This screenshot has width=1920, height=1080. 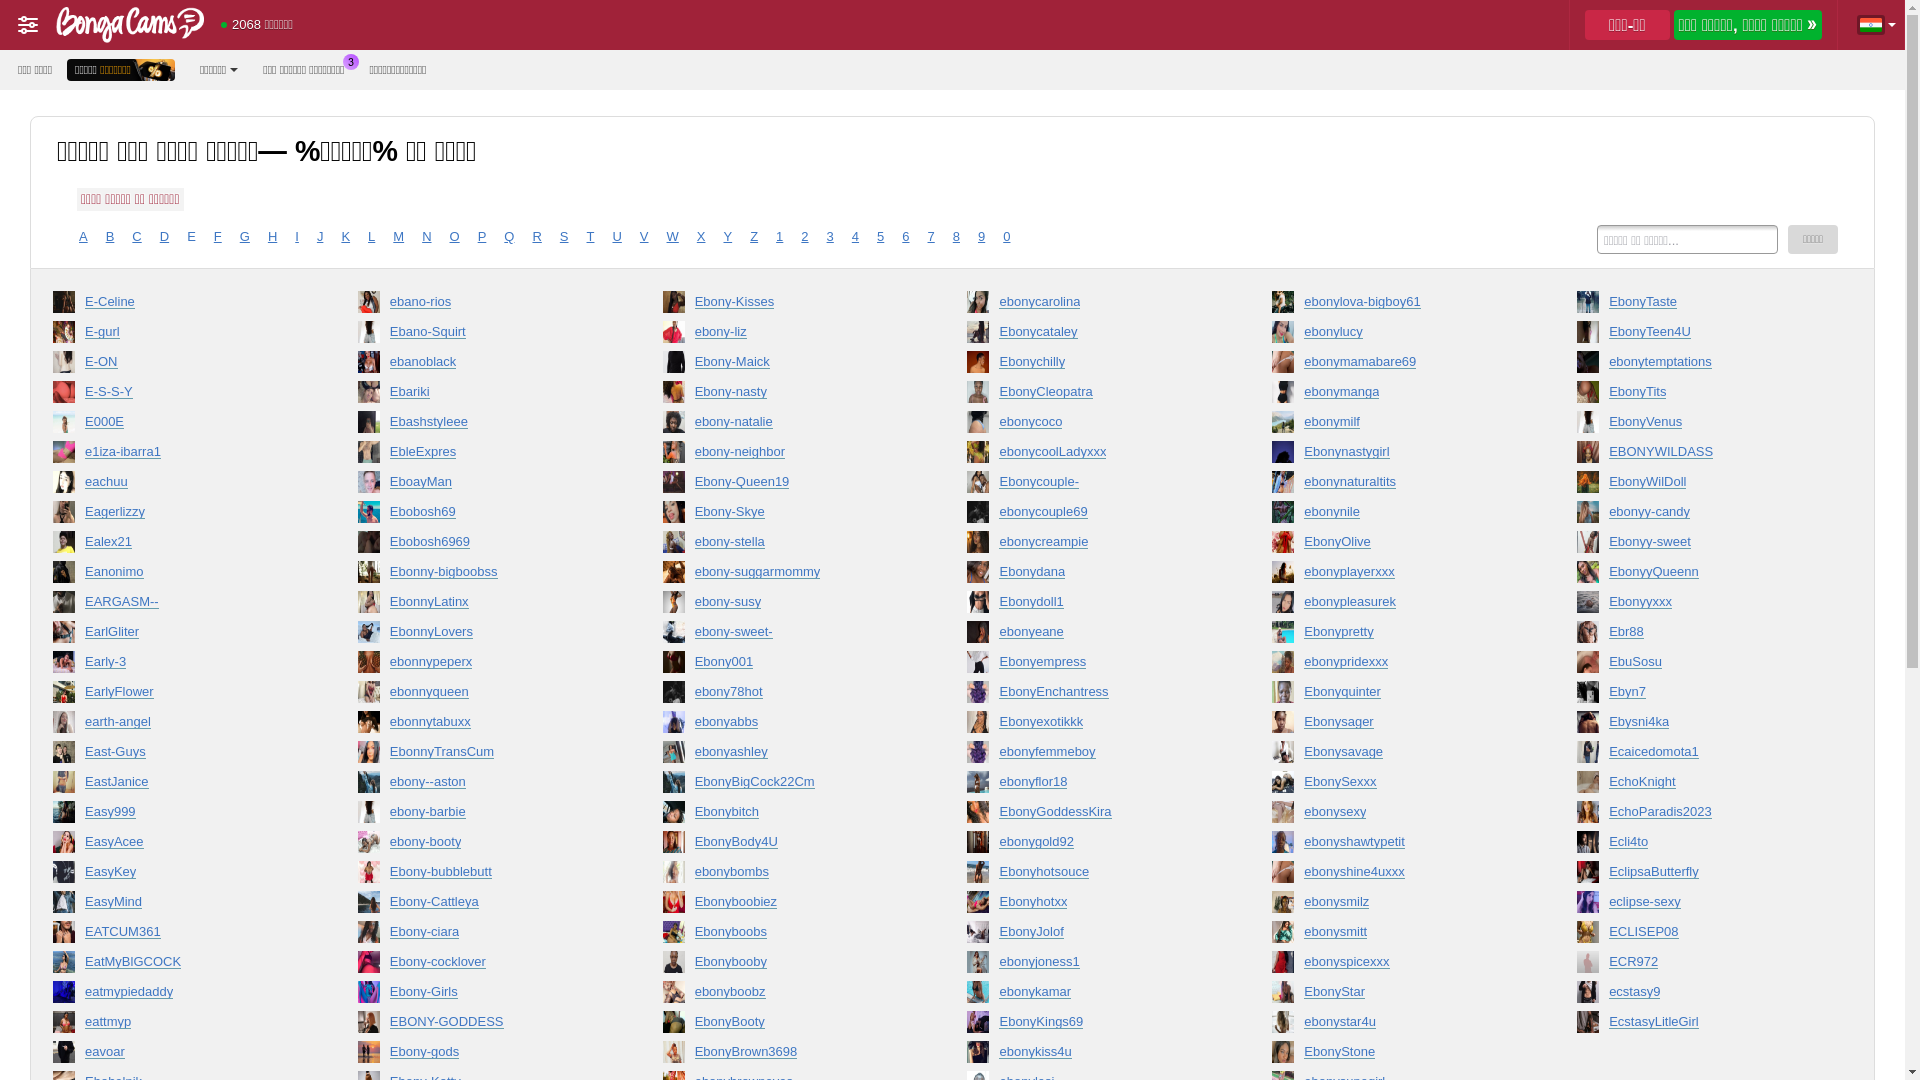 I want to click on 'EBONYWILDASS', so click(x=1699, y=455).